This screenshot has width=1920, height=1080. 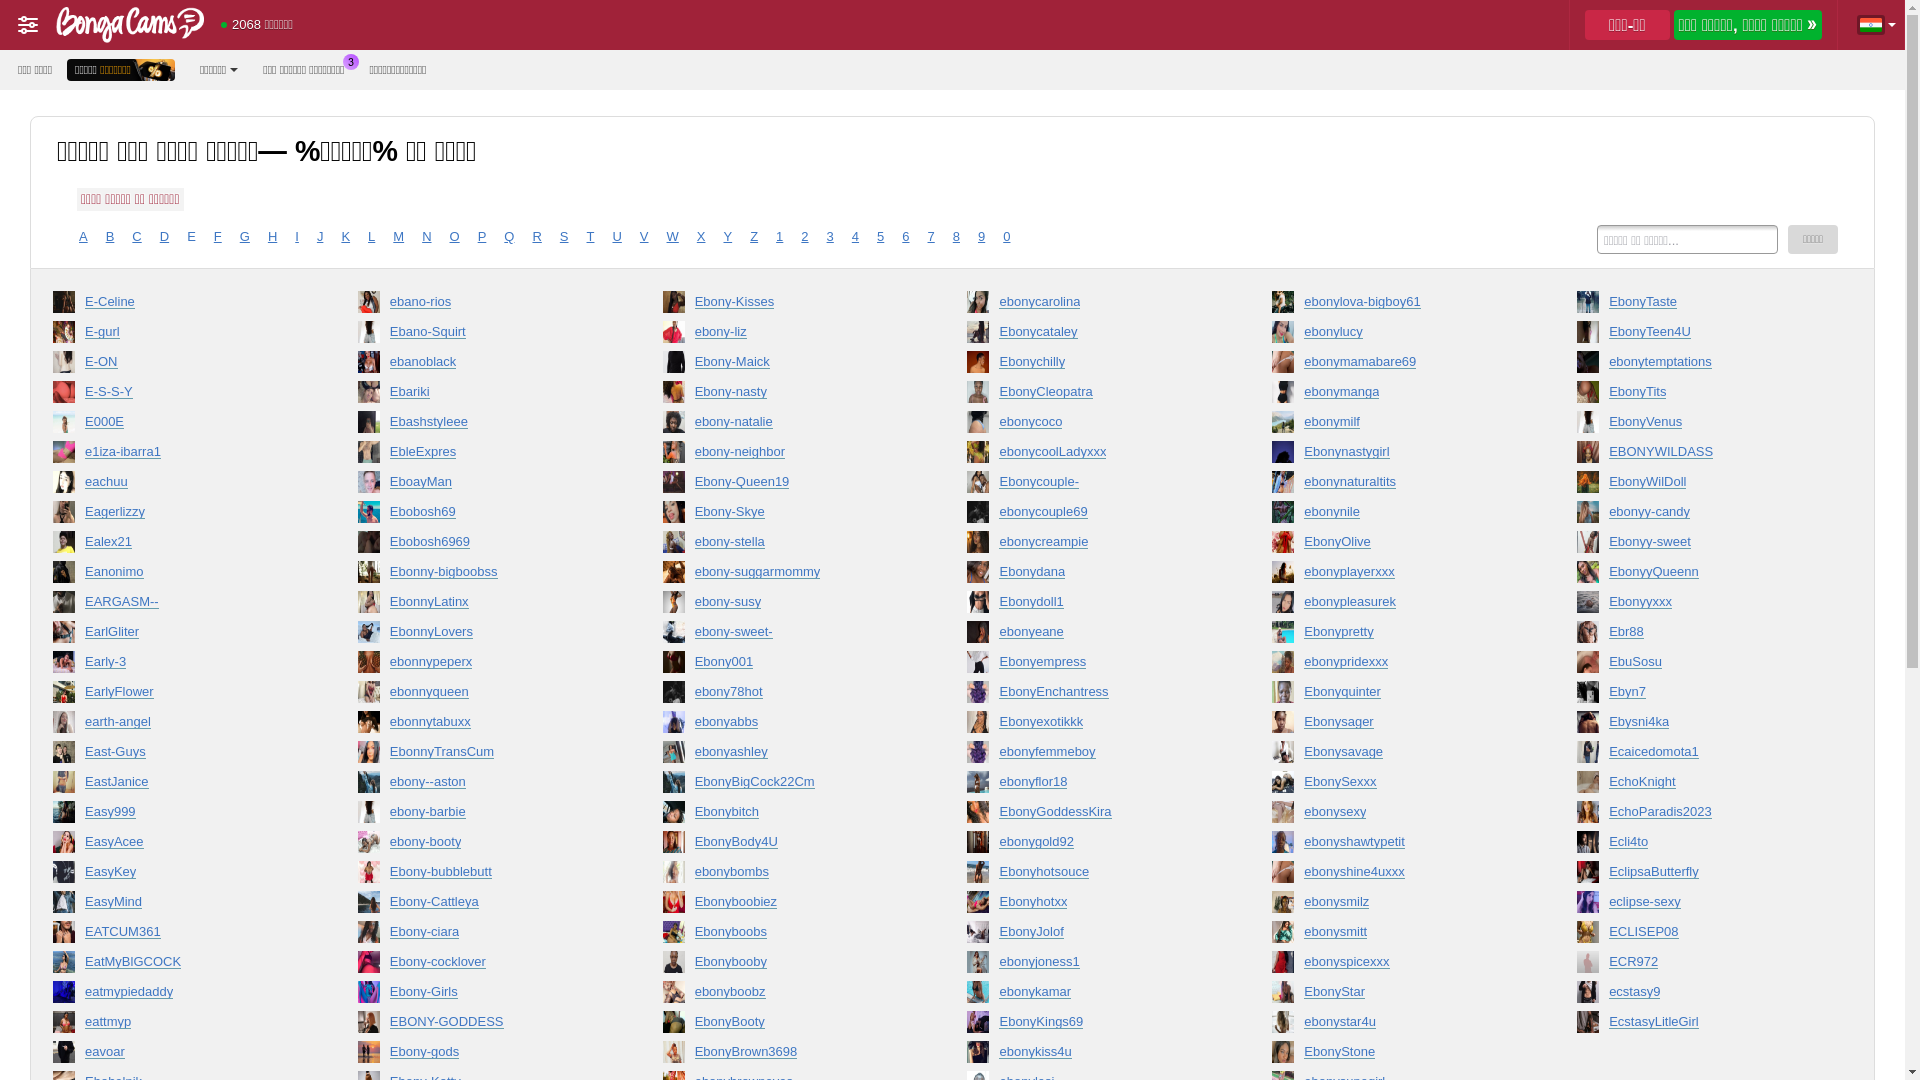 I want to click on 'EBONYWILDASS', so click(x=1699, y=455).